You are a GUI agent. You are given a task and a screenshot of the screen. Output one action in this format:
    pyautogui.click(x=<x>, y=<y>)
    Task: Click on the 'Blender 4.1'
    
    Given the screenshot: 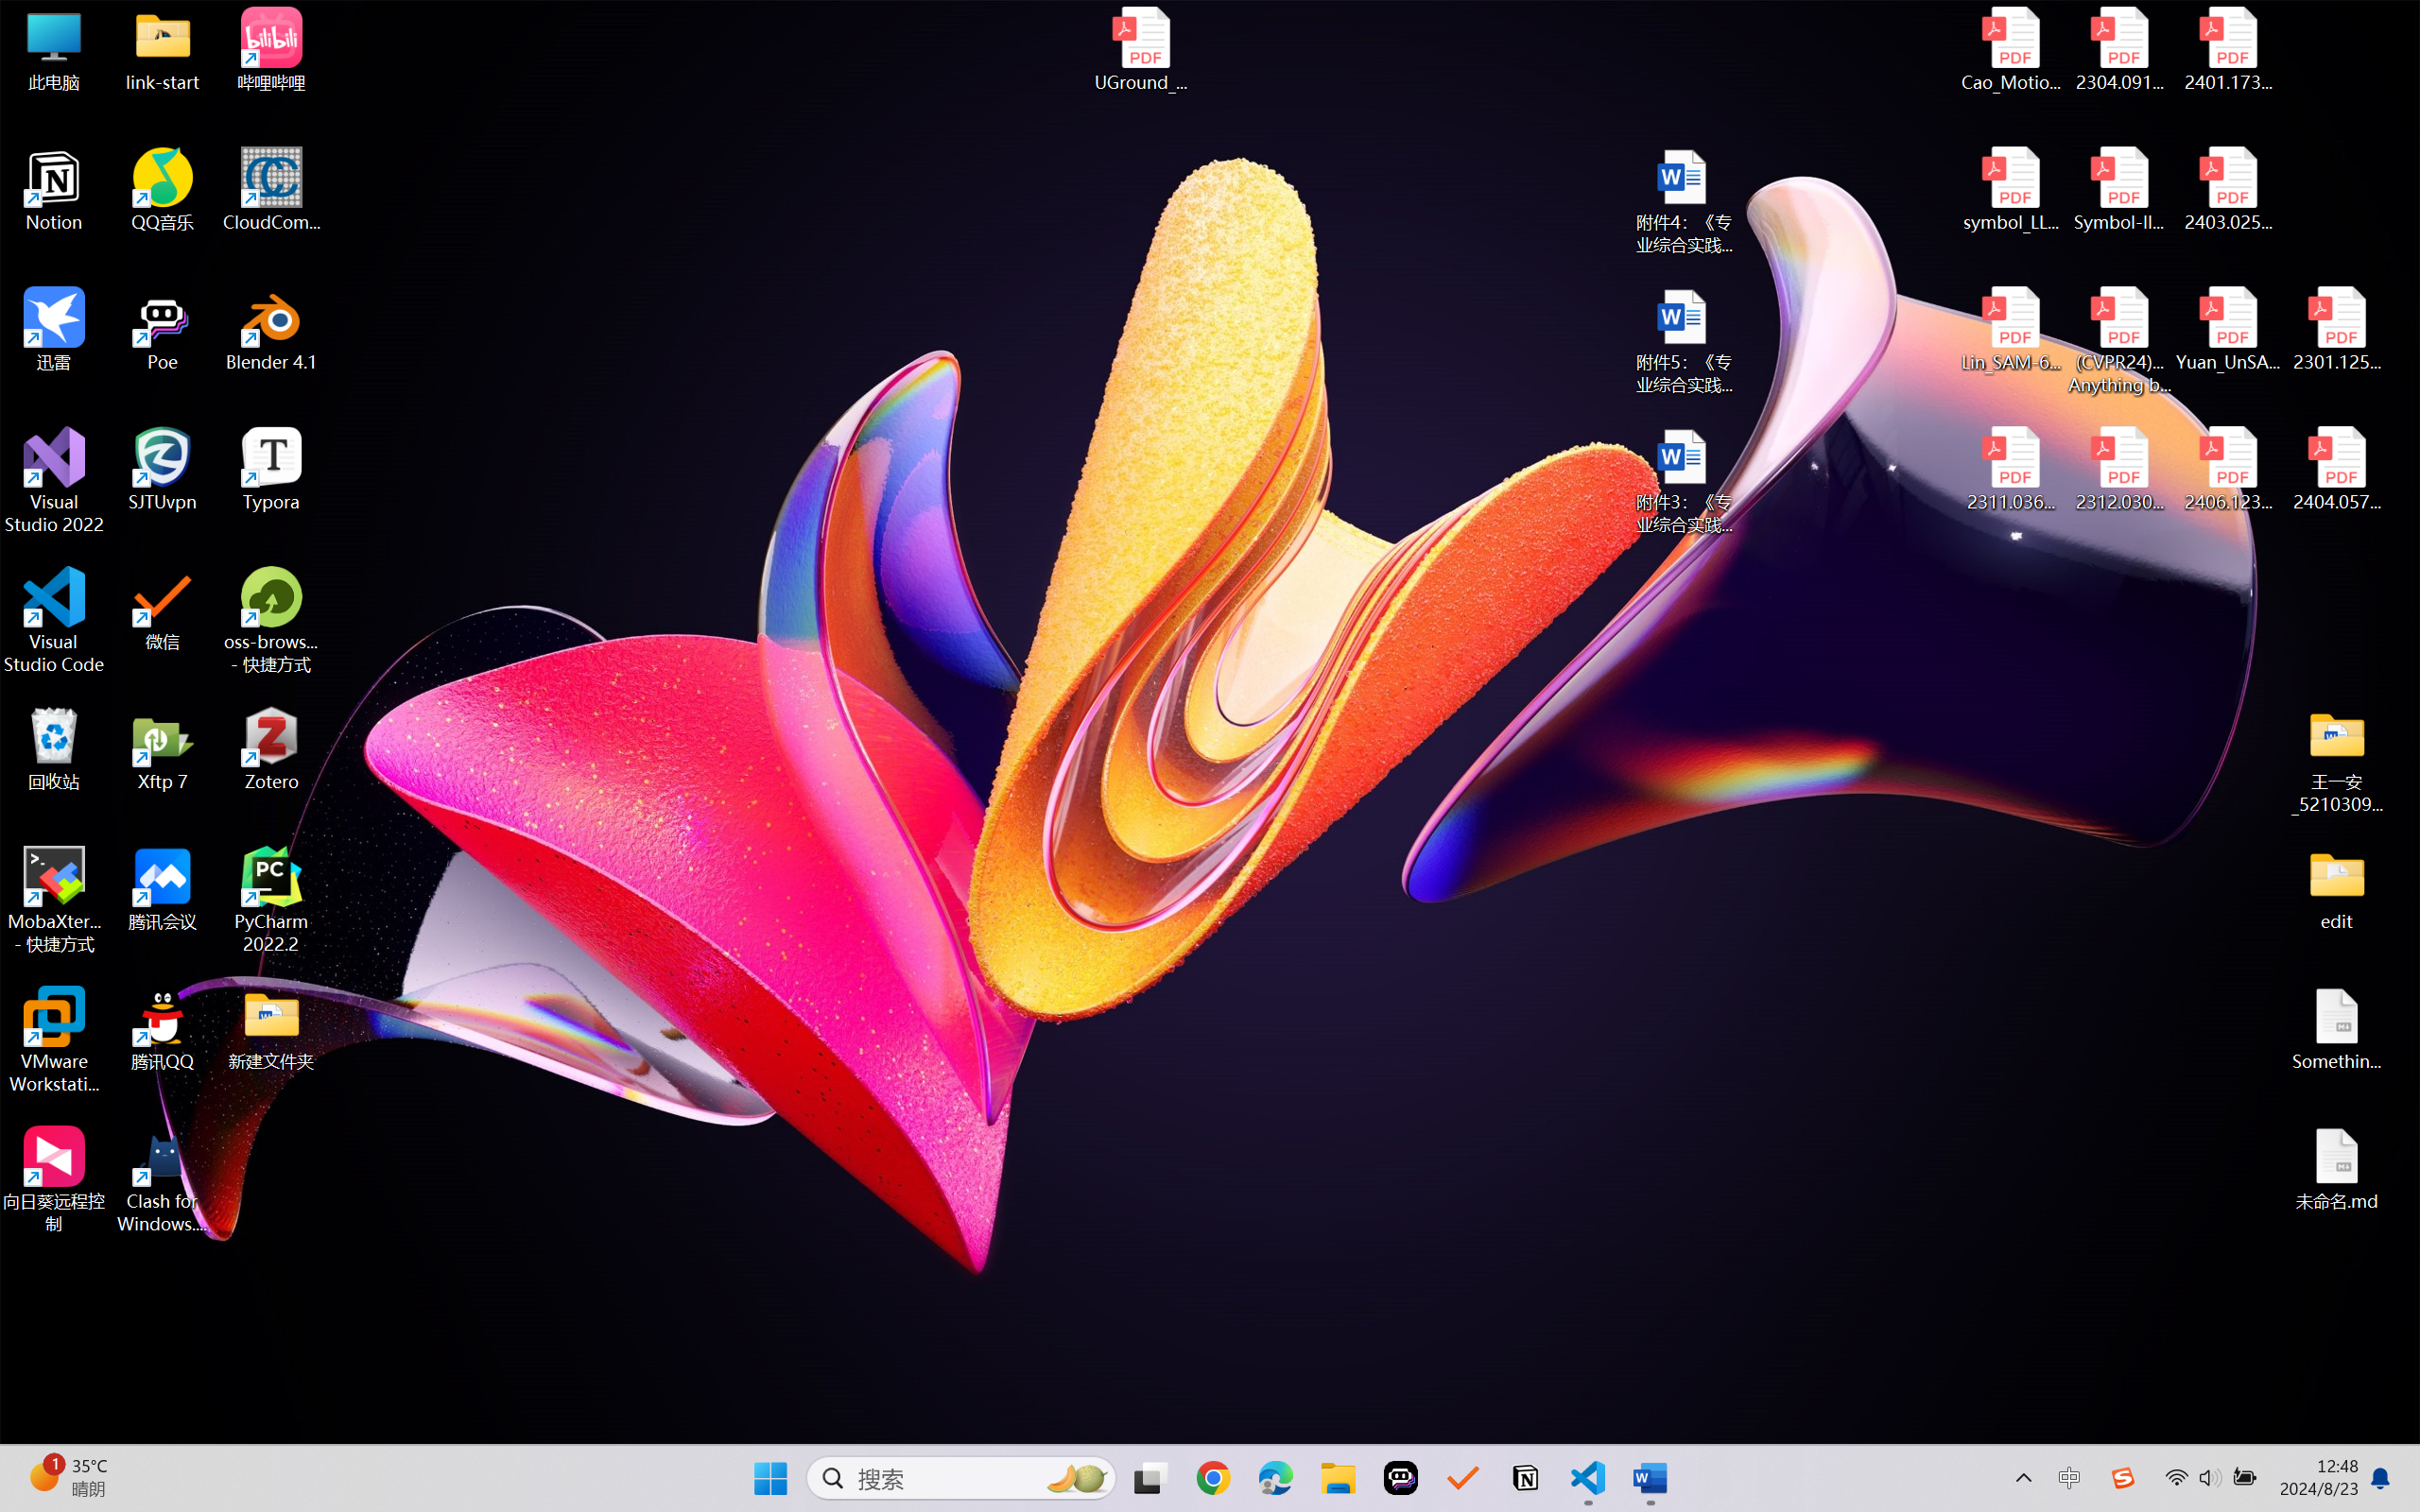 What is the action you would take?
    pyautogui.click(x=271, y=328)
    